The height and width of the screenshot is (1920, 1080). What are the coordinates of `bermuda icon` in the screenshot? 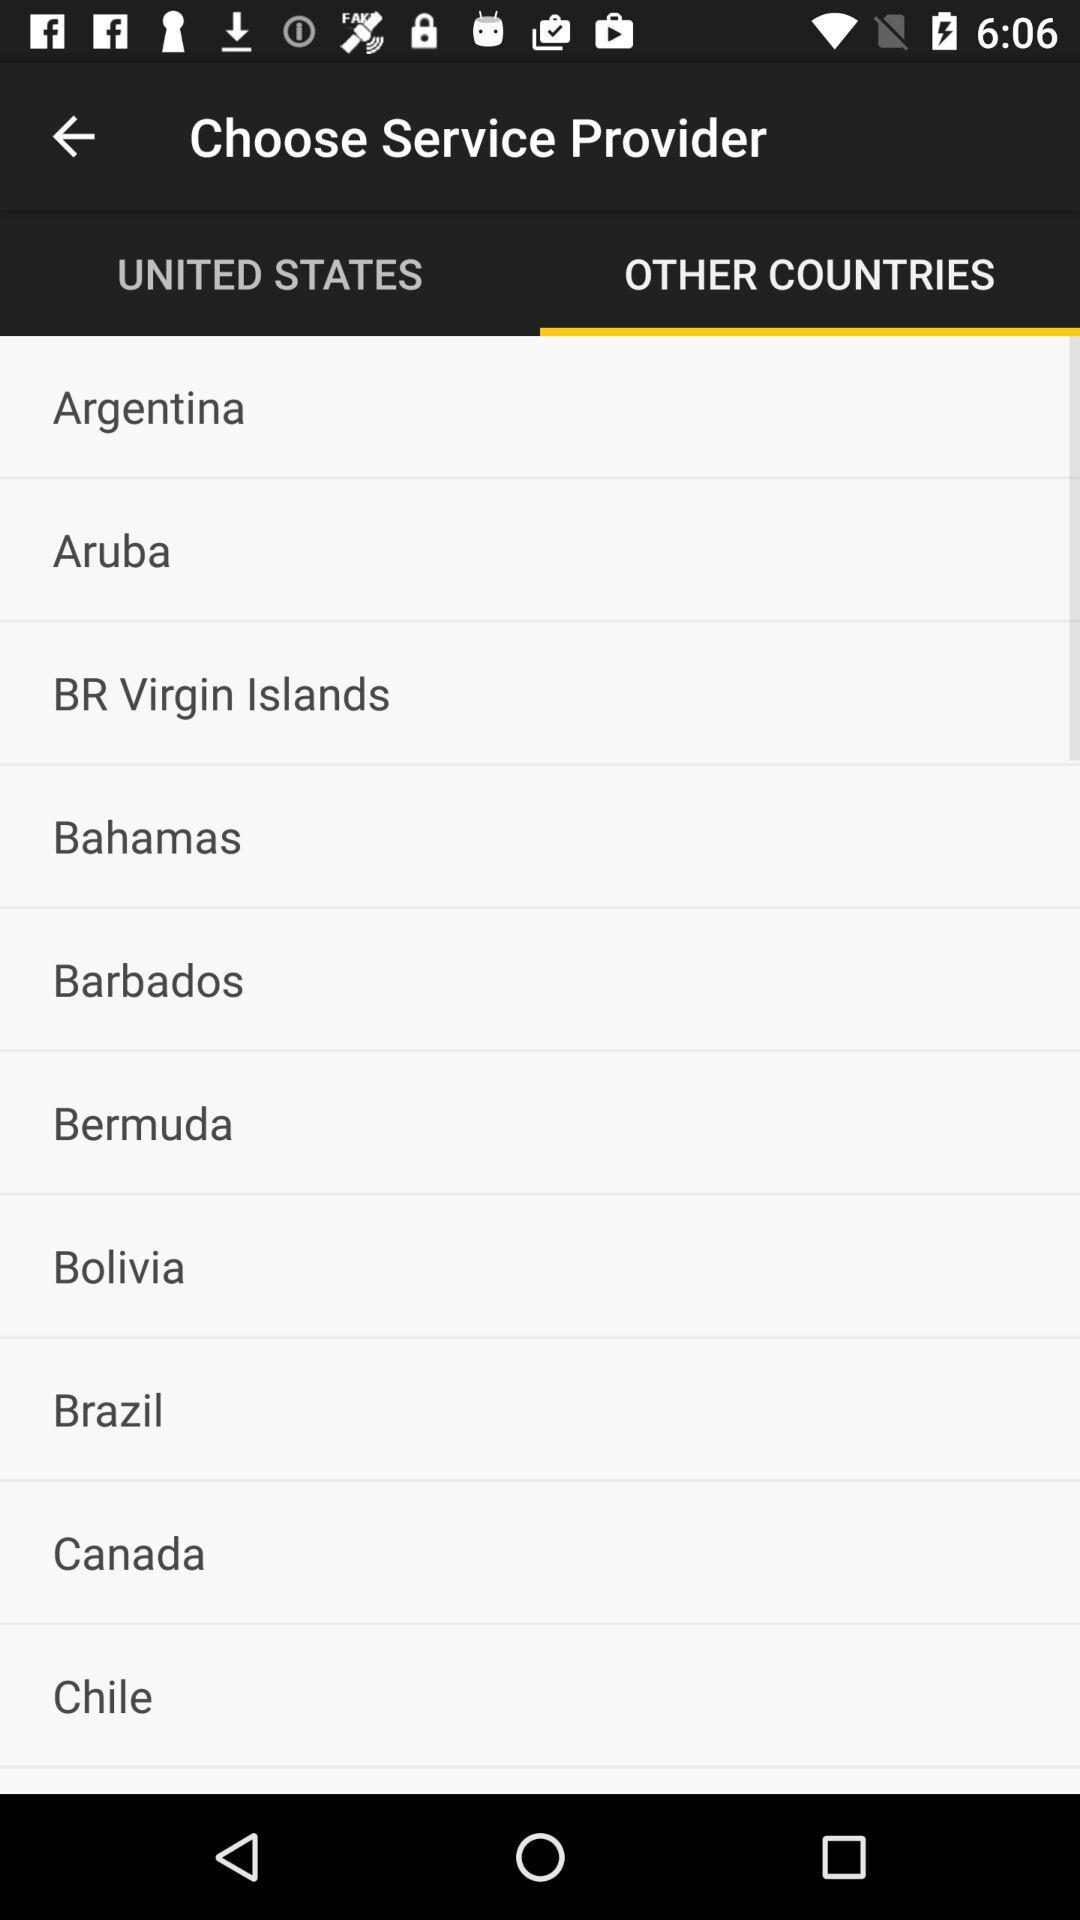 It's located at (540, 1122).